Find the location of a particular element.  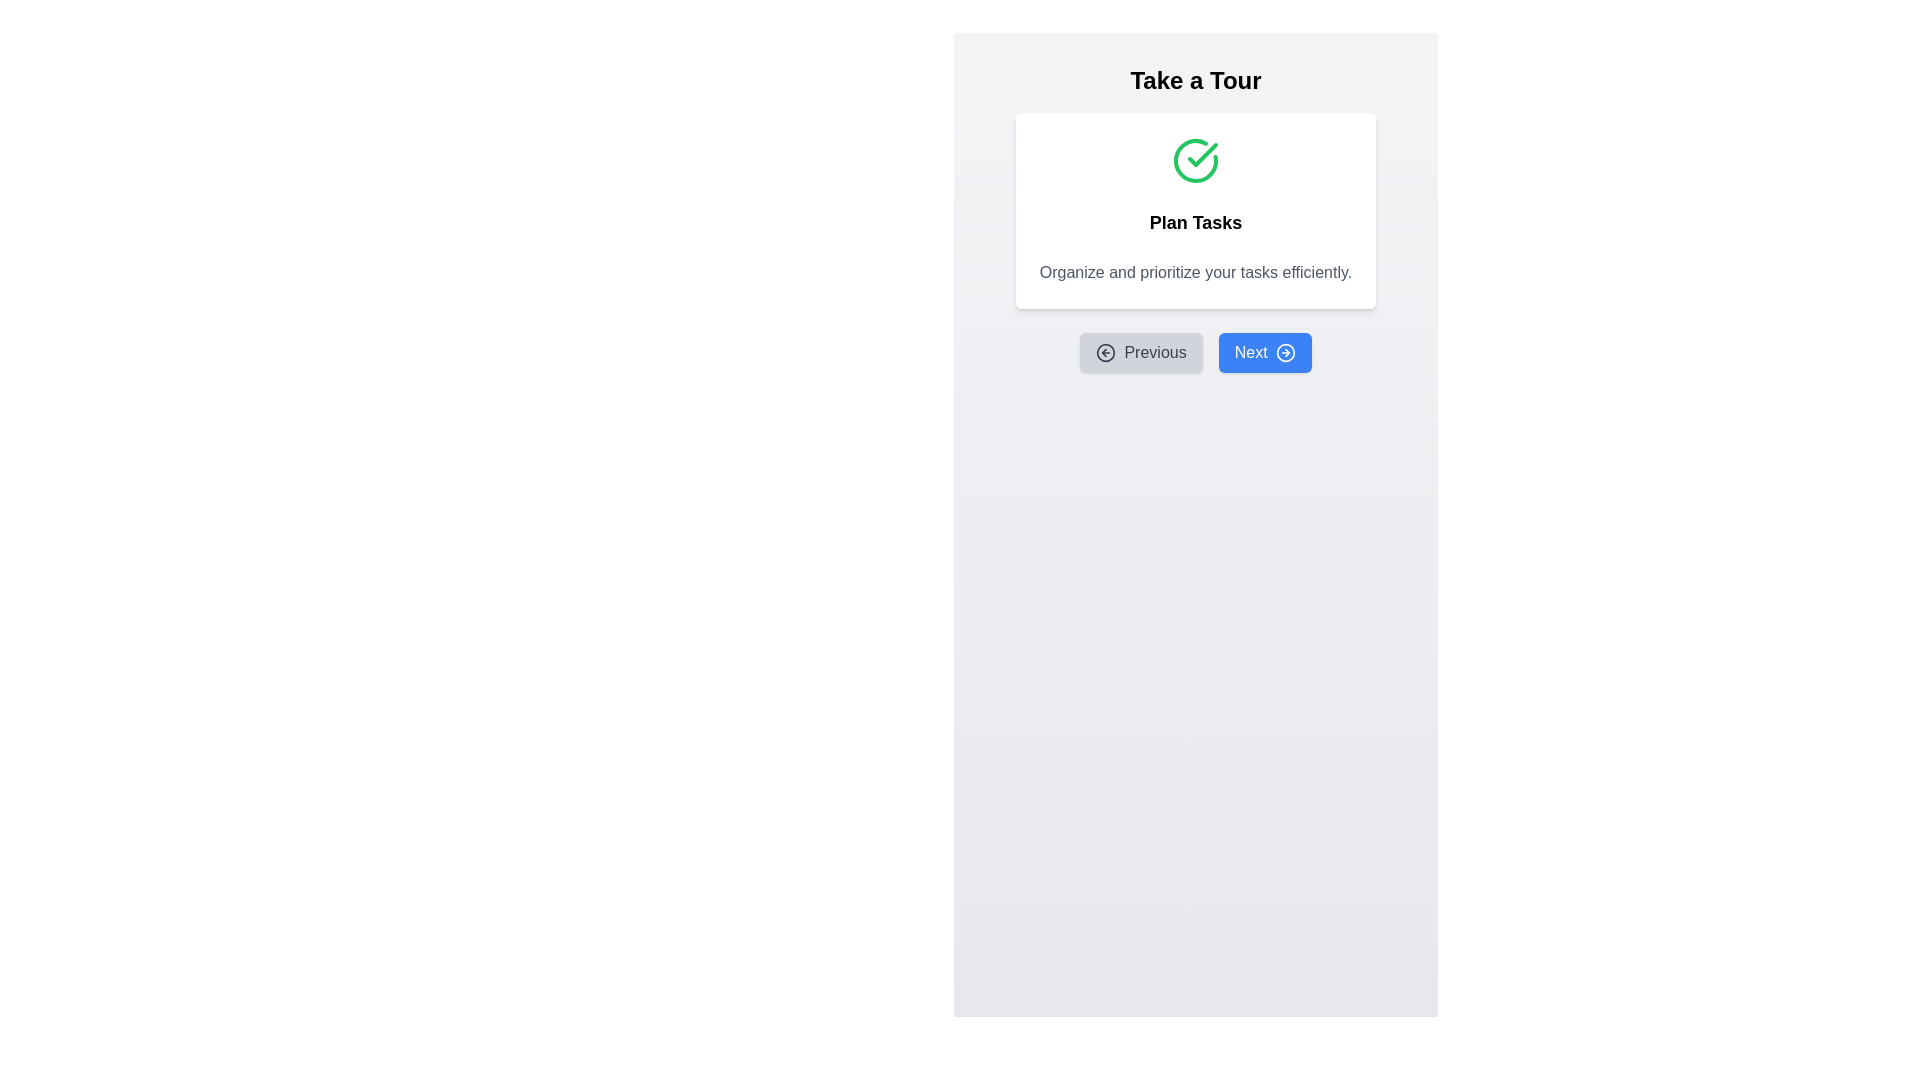

the success icon located at the top of the 'Plan Tasks' card, which is centrally aligned above the textual content is located at coordinates (1195, 160).